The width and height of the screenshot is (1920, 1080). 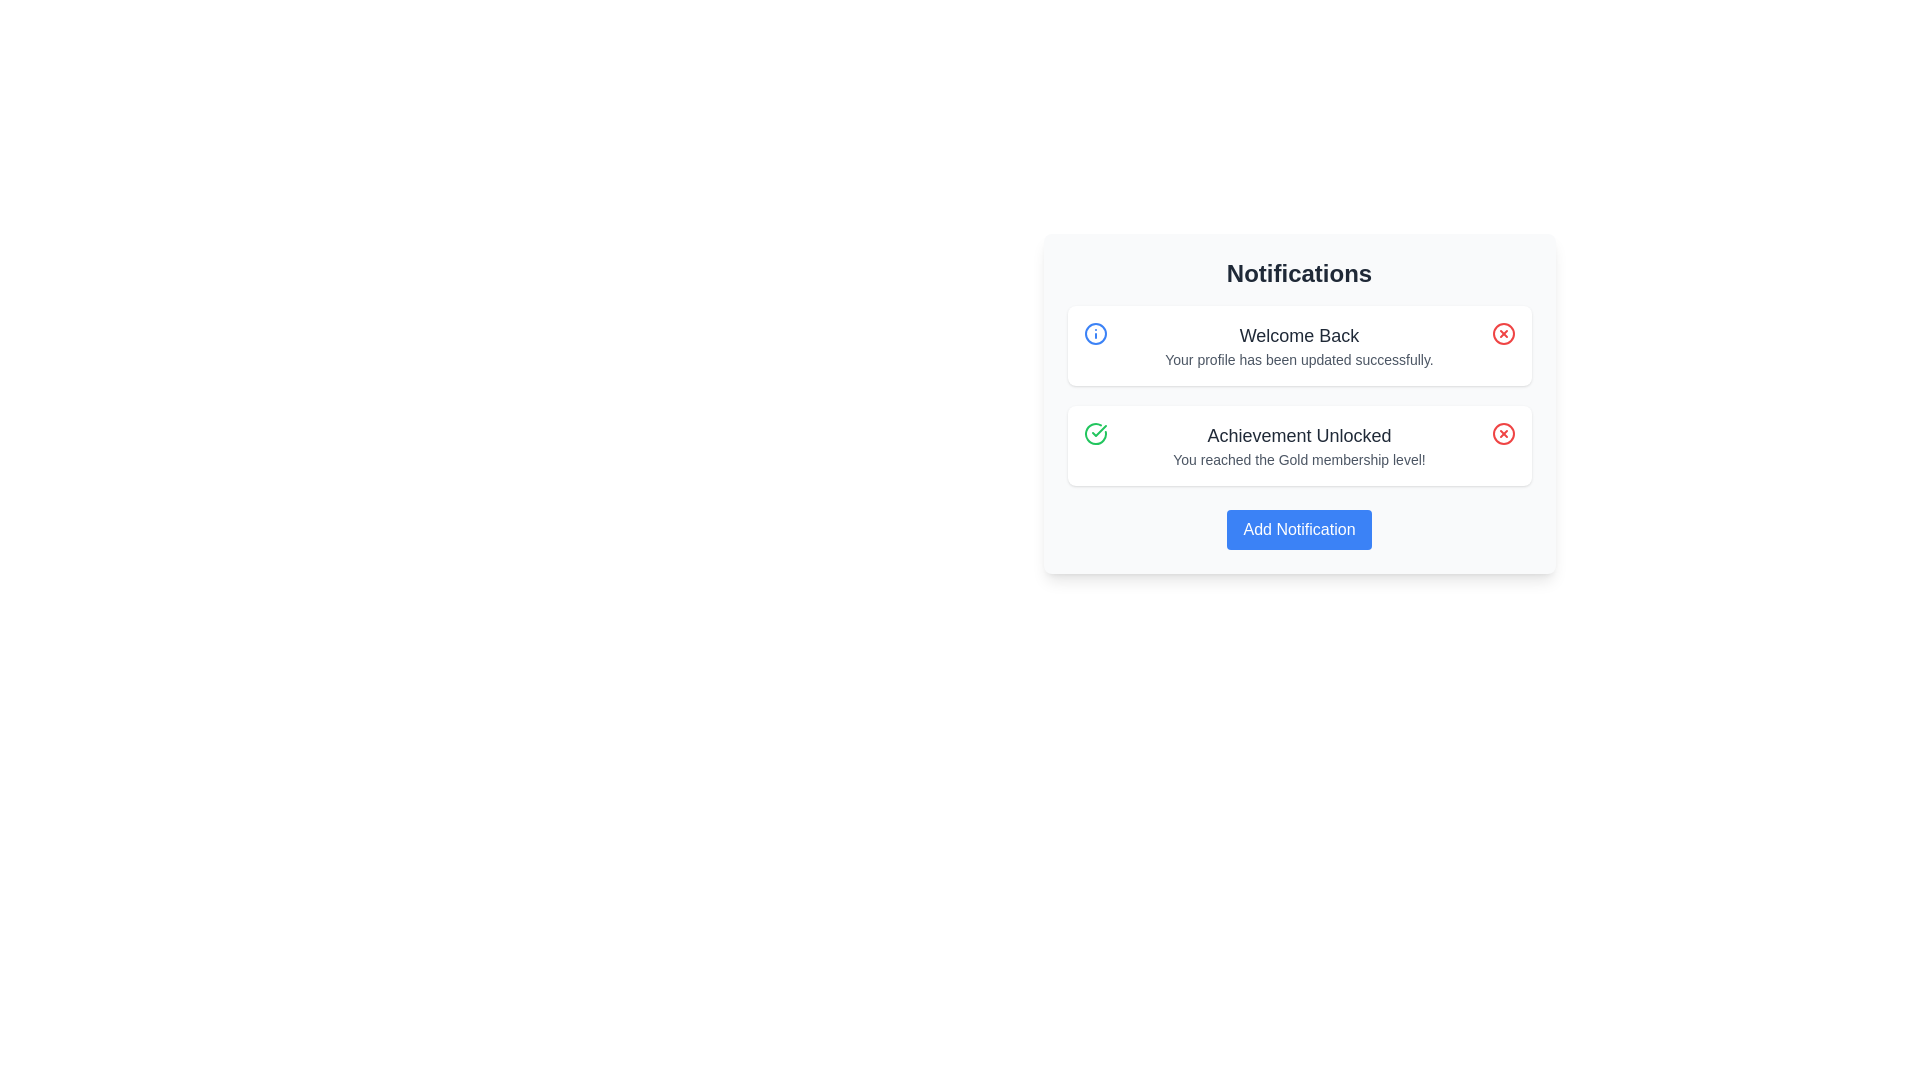 What do you see at coordinates (1299, 528) in the screenshot?
I see `the 'Add Notification' button with a blue background and white text, located at the bottom of the 'Notifications' card` at bounding box center [1299, 528].